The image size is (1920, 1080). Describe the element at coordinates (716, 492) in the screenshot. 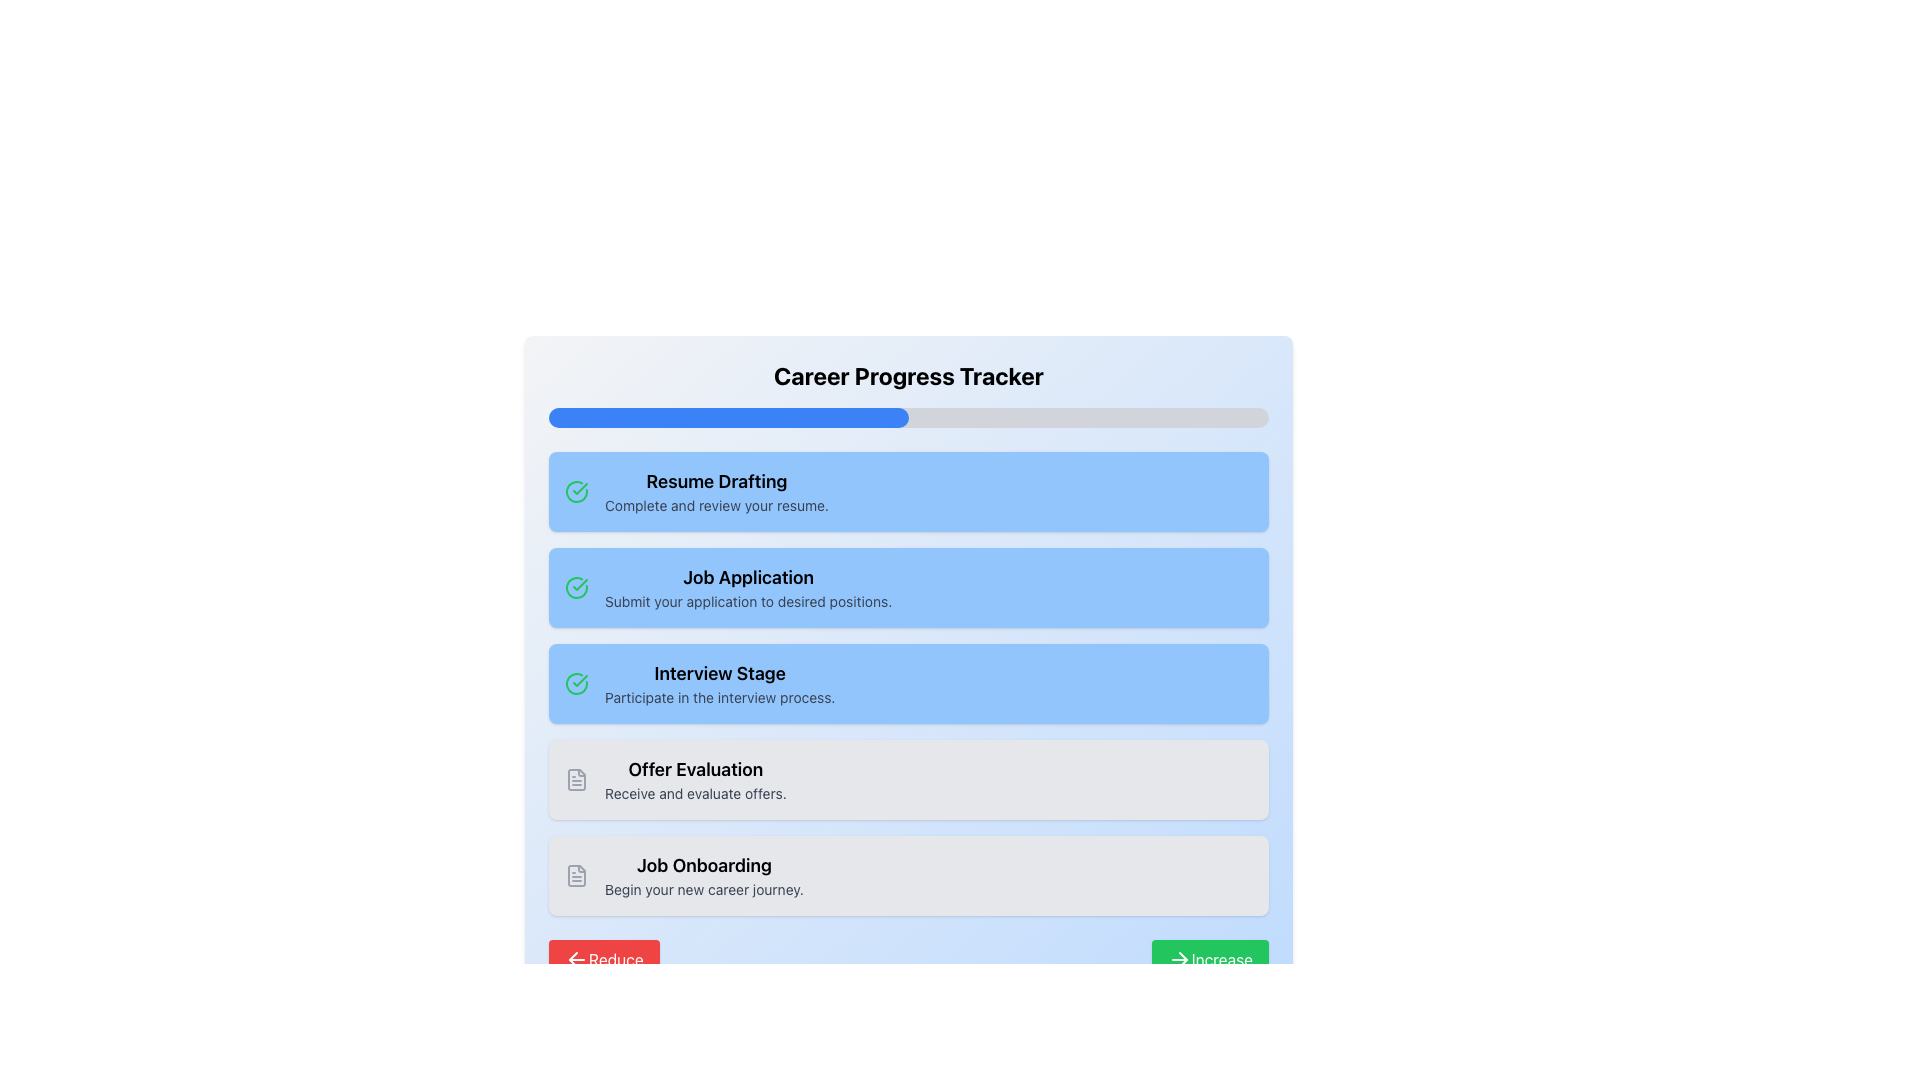

I see `the static informational text block indicating that the 'Resume Drafting' task is completed` at that location.